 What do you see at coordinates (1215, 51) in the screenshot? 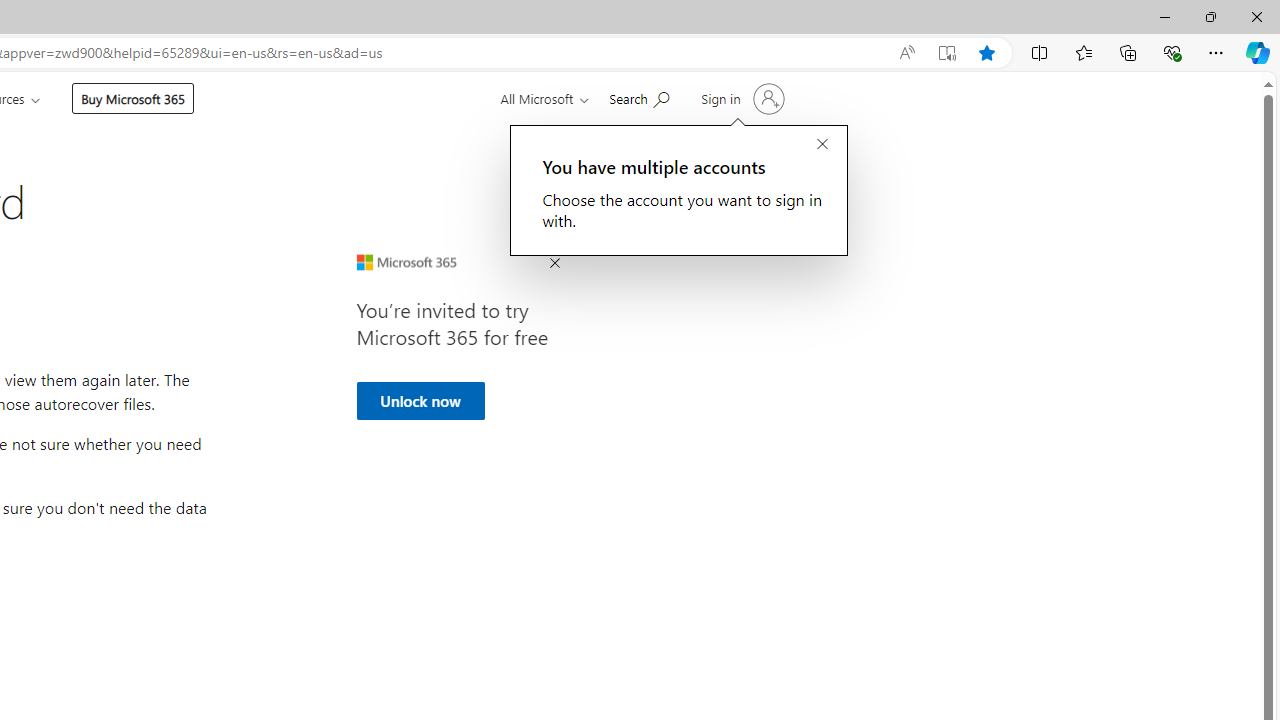
I see `'Settings and more (Alt+F)'` at bounding box center [1215, 51].